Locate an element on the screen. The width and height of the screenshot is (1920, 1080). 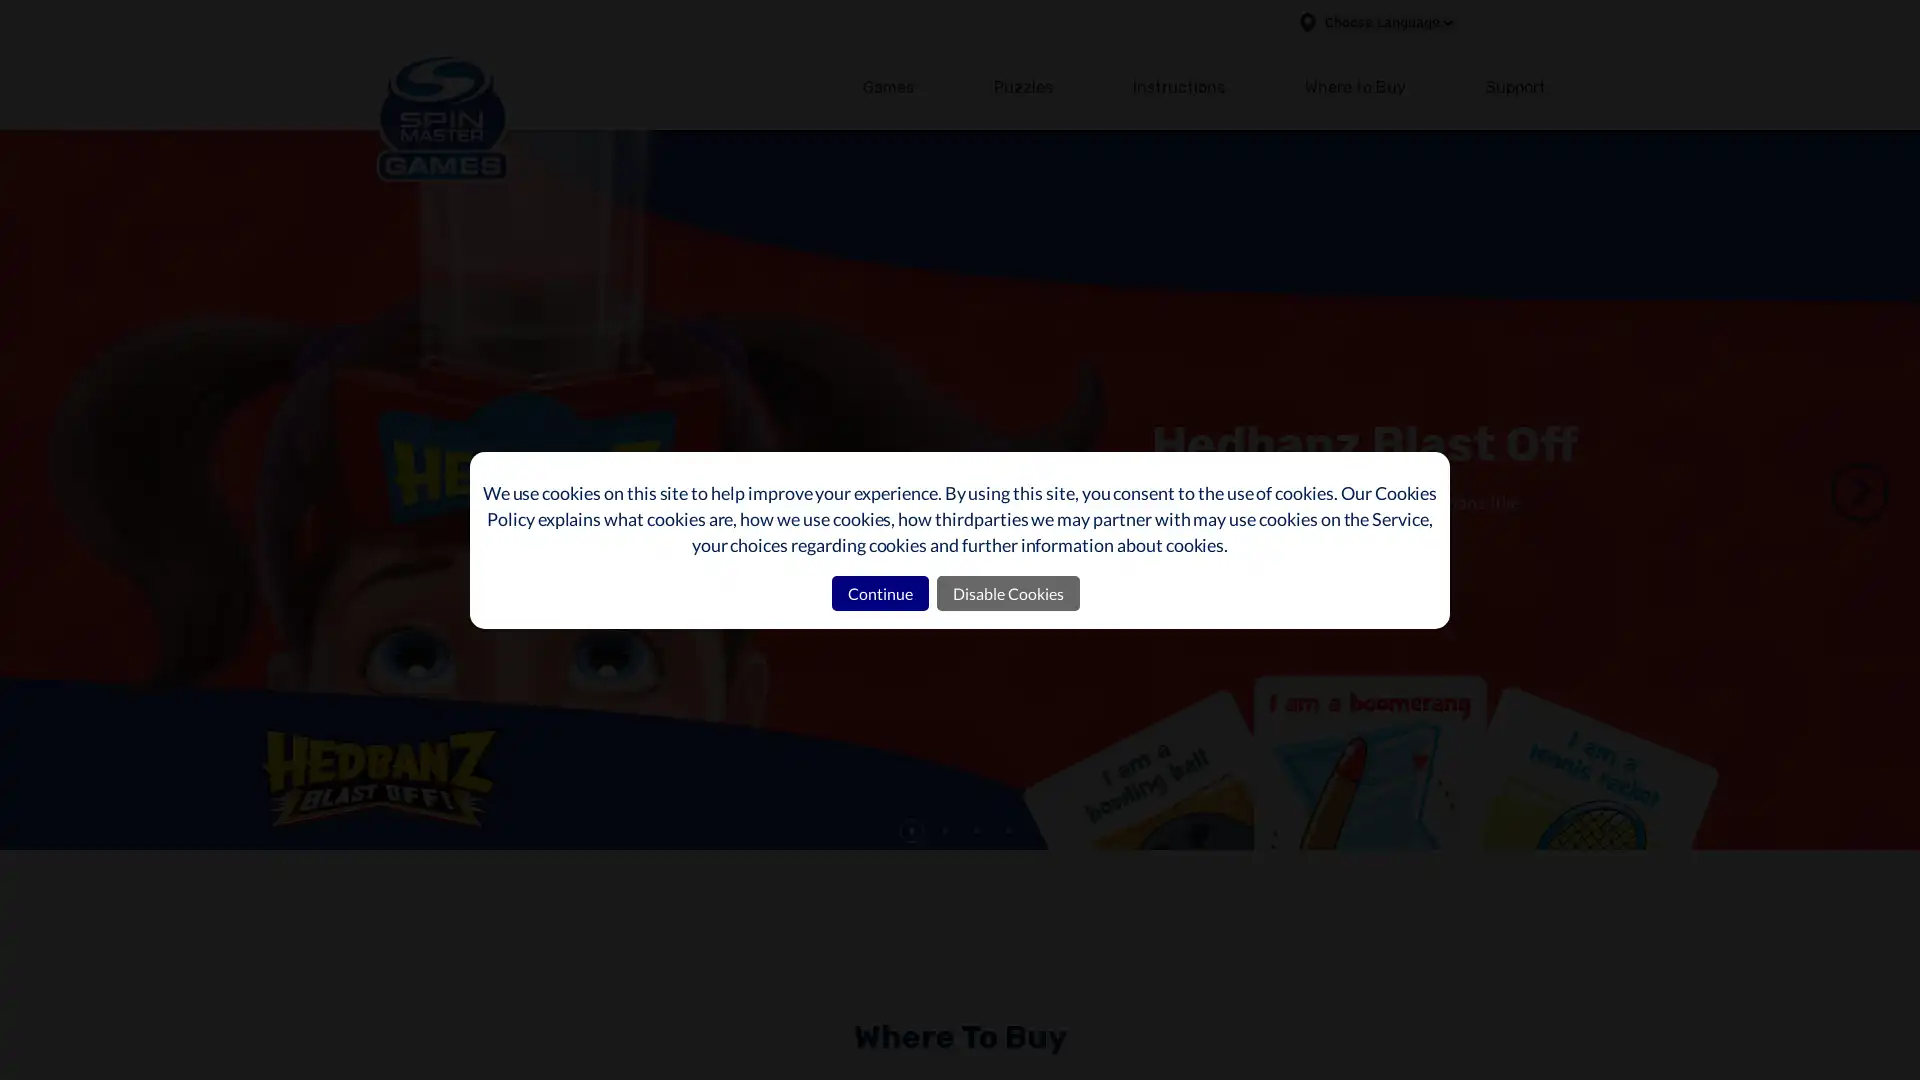
slide 3 bullet is located at coordinates (977, 830).